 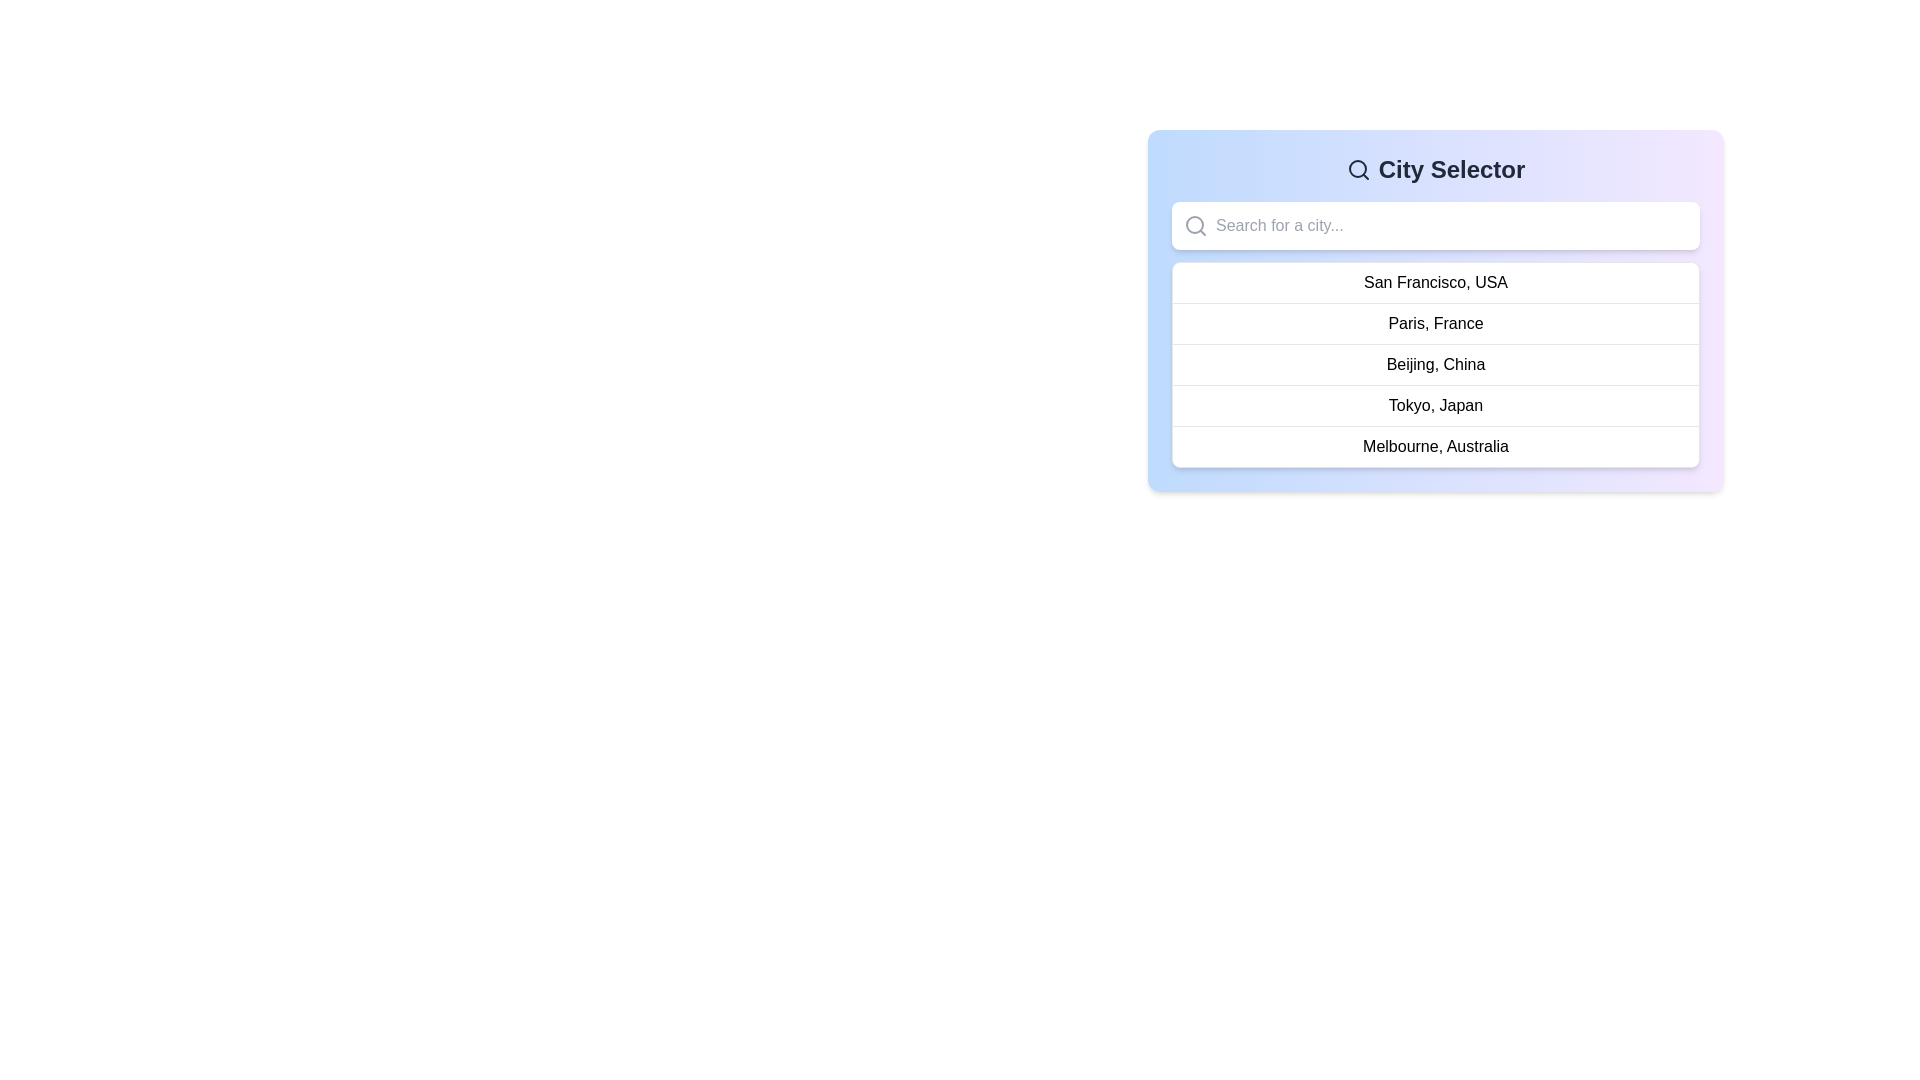 What do you see at coordinates (1357, 168) in the screenshot?
I see `the circular graphical representation component resembling a part of a search icon, located near the left side of the 'Search for a city...' input field` at bounding box center [1357, 168].